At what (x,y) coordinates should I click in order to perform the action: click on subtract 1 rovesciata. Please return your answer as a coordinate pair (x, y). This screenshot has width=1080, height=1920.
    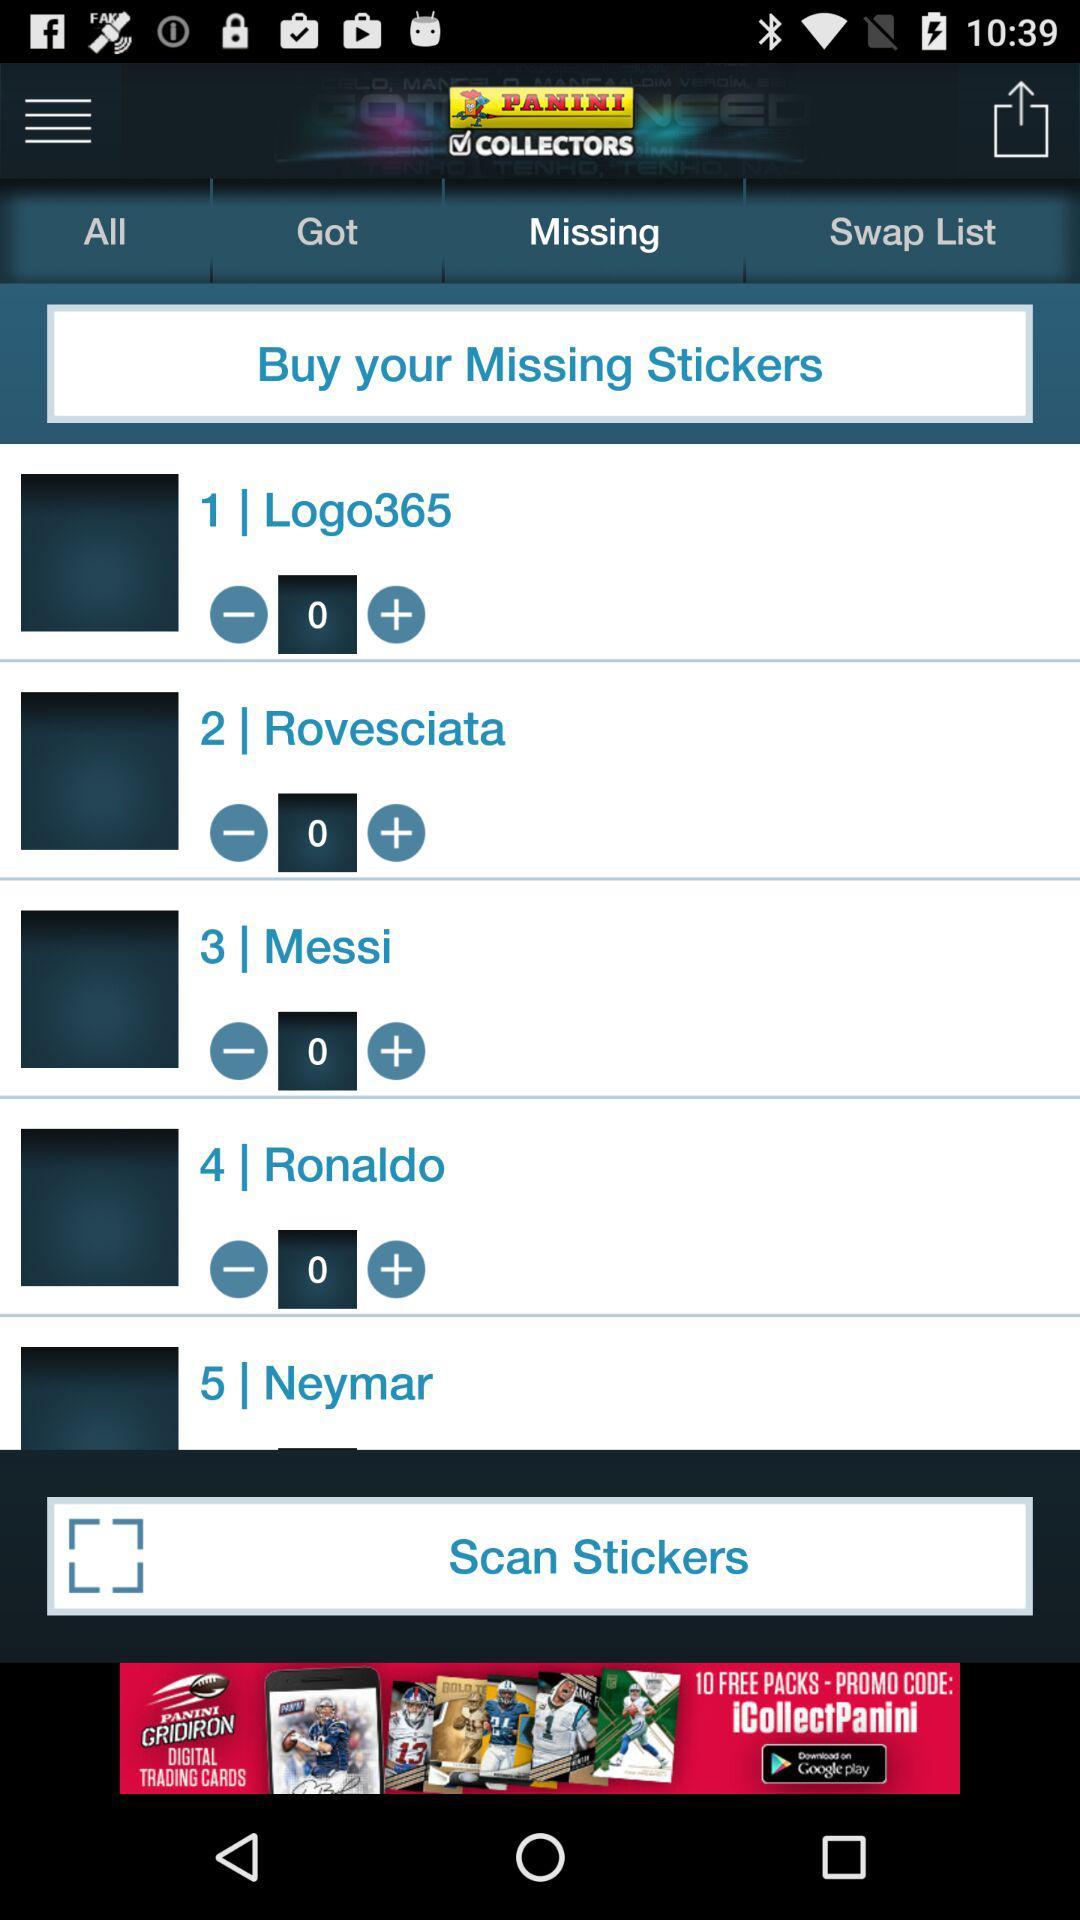
    Looking at the image, I should click on (237, 832).